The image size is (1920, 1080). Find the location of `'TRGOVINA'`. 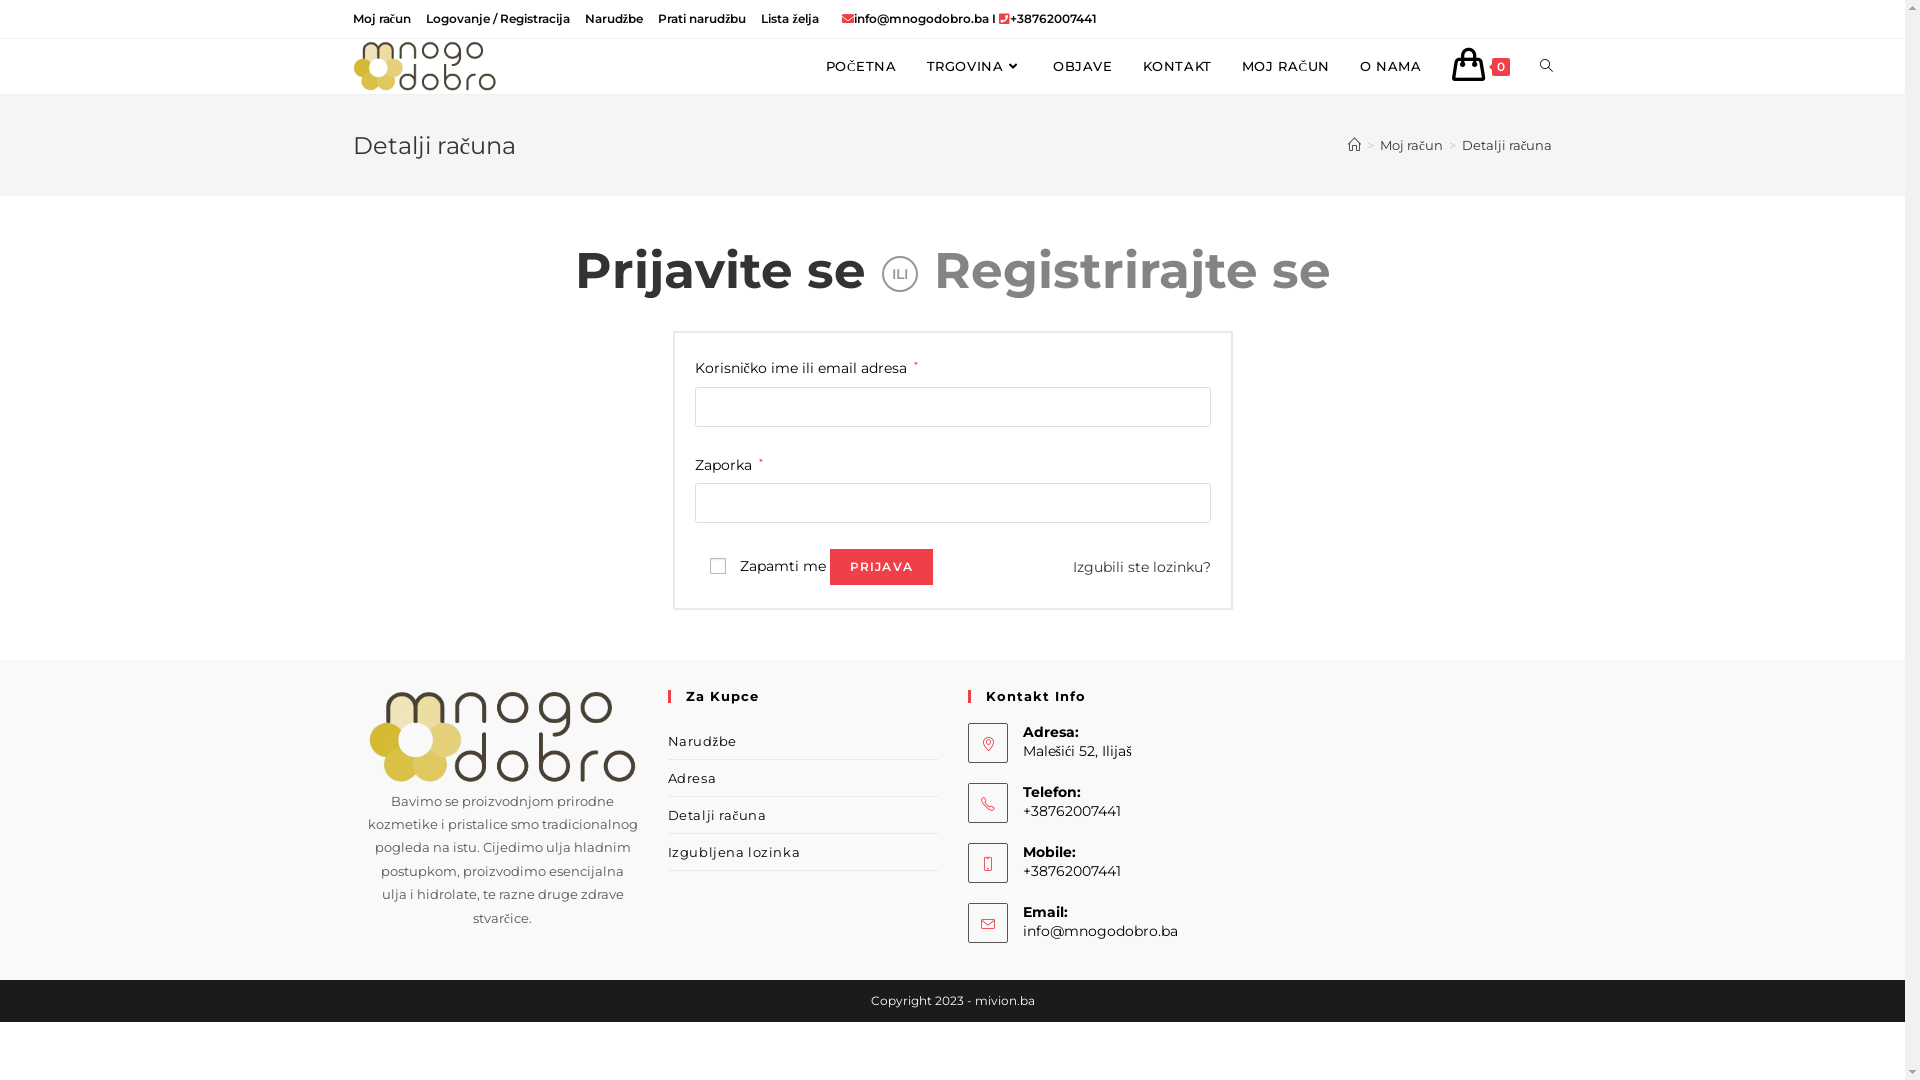

'TRGOVINA' is located at coordinates (974, 65).